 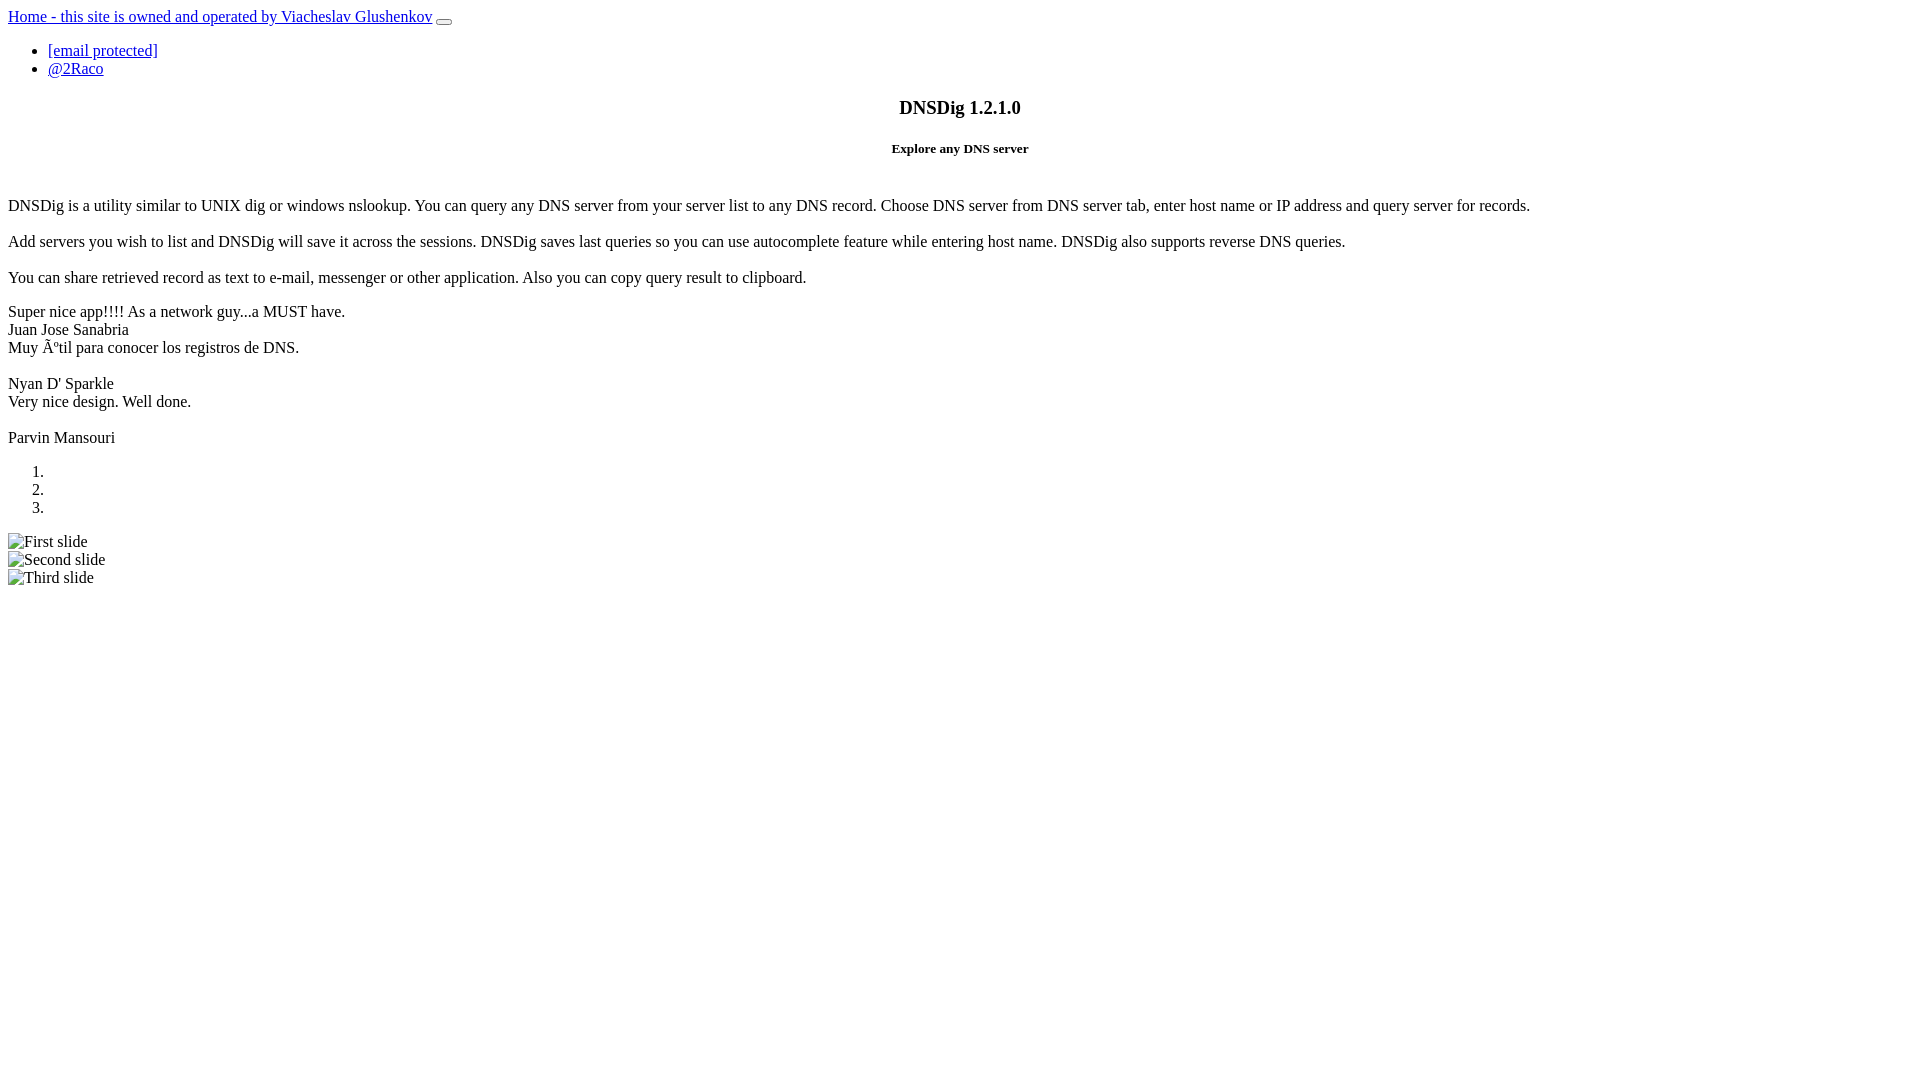 What do you see at coordinates (48, 67) in the screenshot?
I see `'@2Raco'` at bounding box center [48, 67].